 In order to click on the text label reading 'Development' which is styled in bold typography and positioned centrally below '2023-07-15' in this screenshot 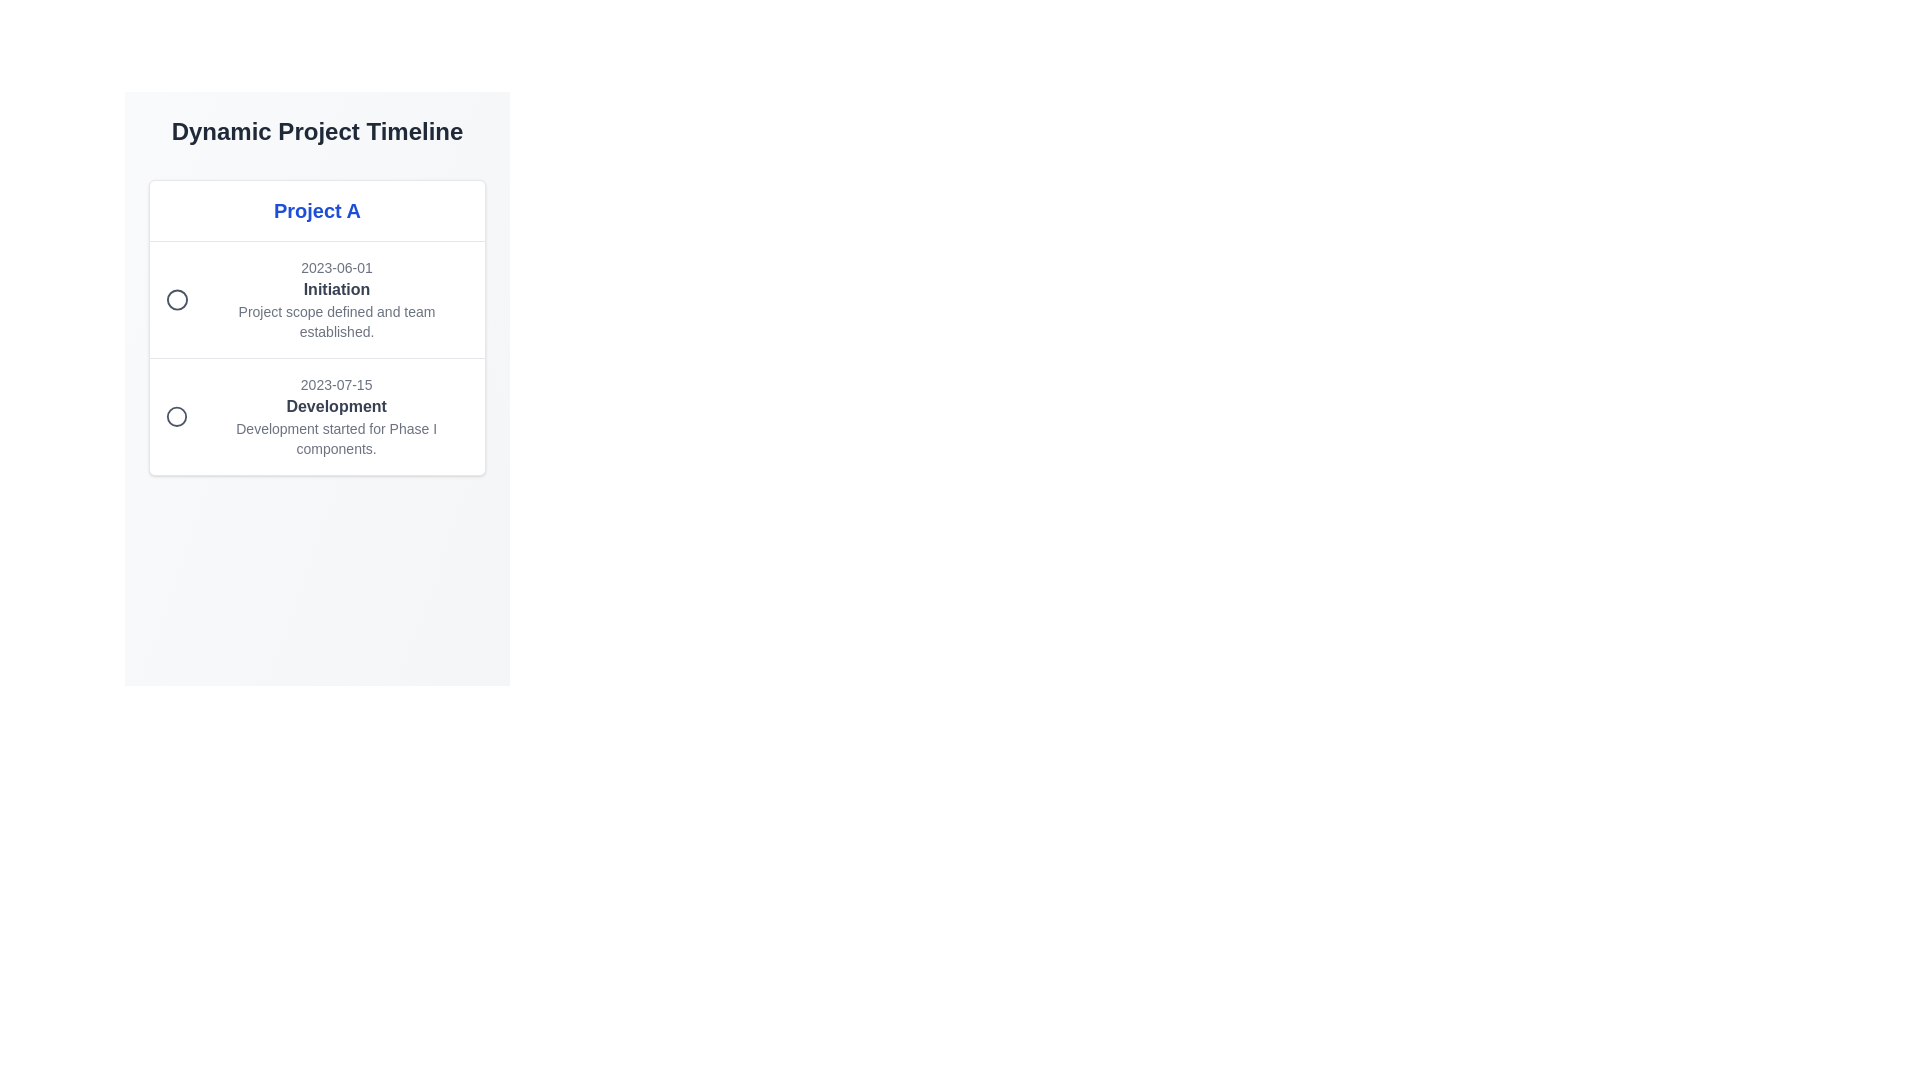, I will do `click(336, 406)`.